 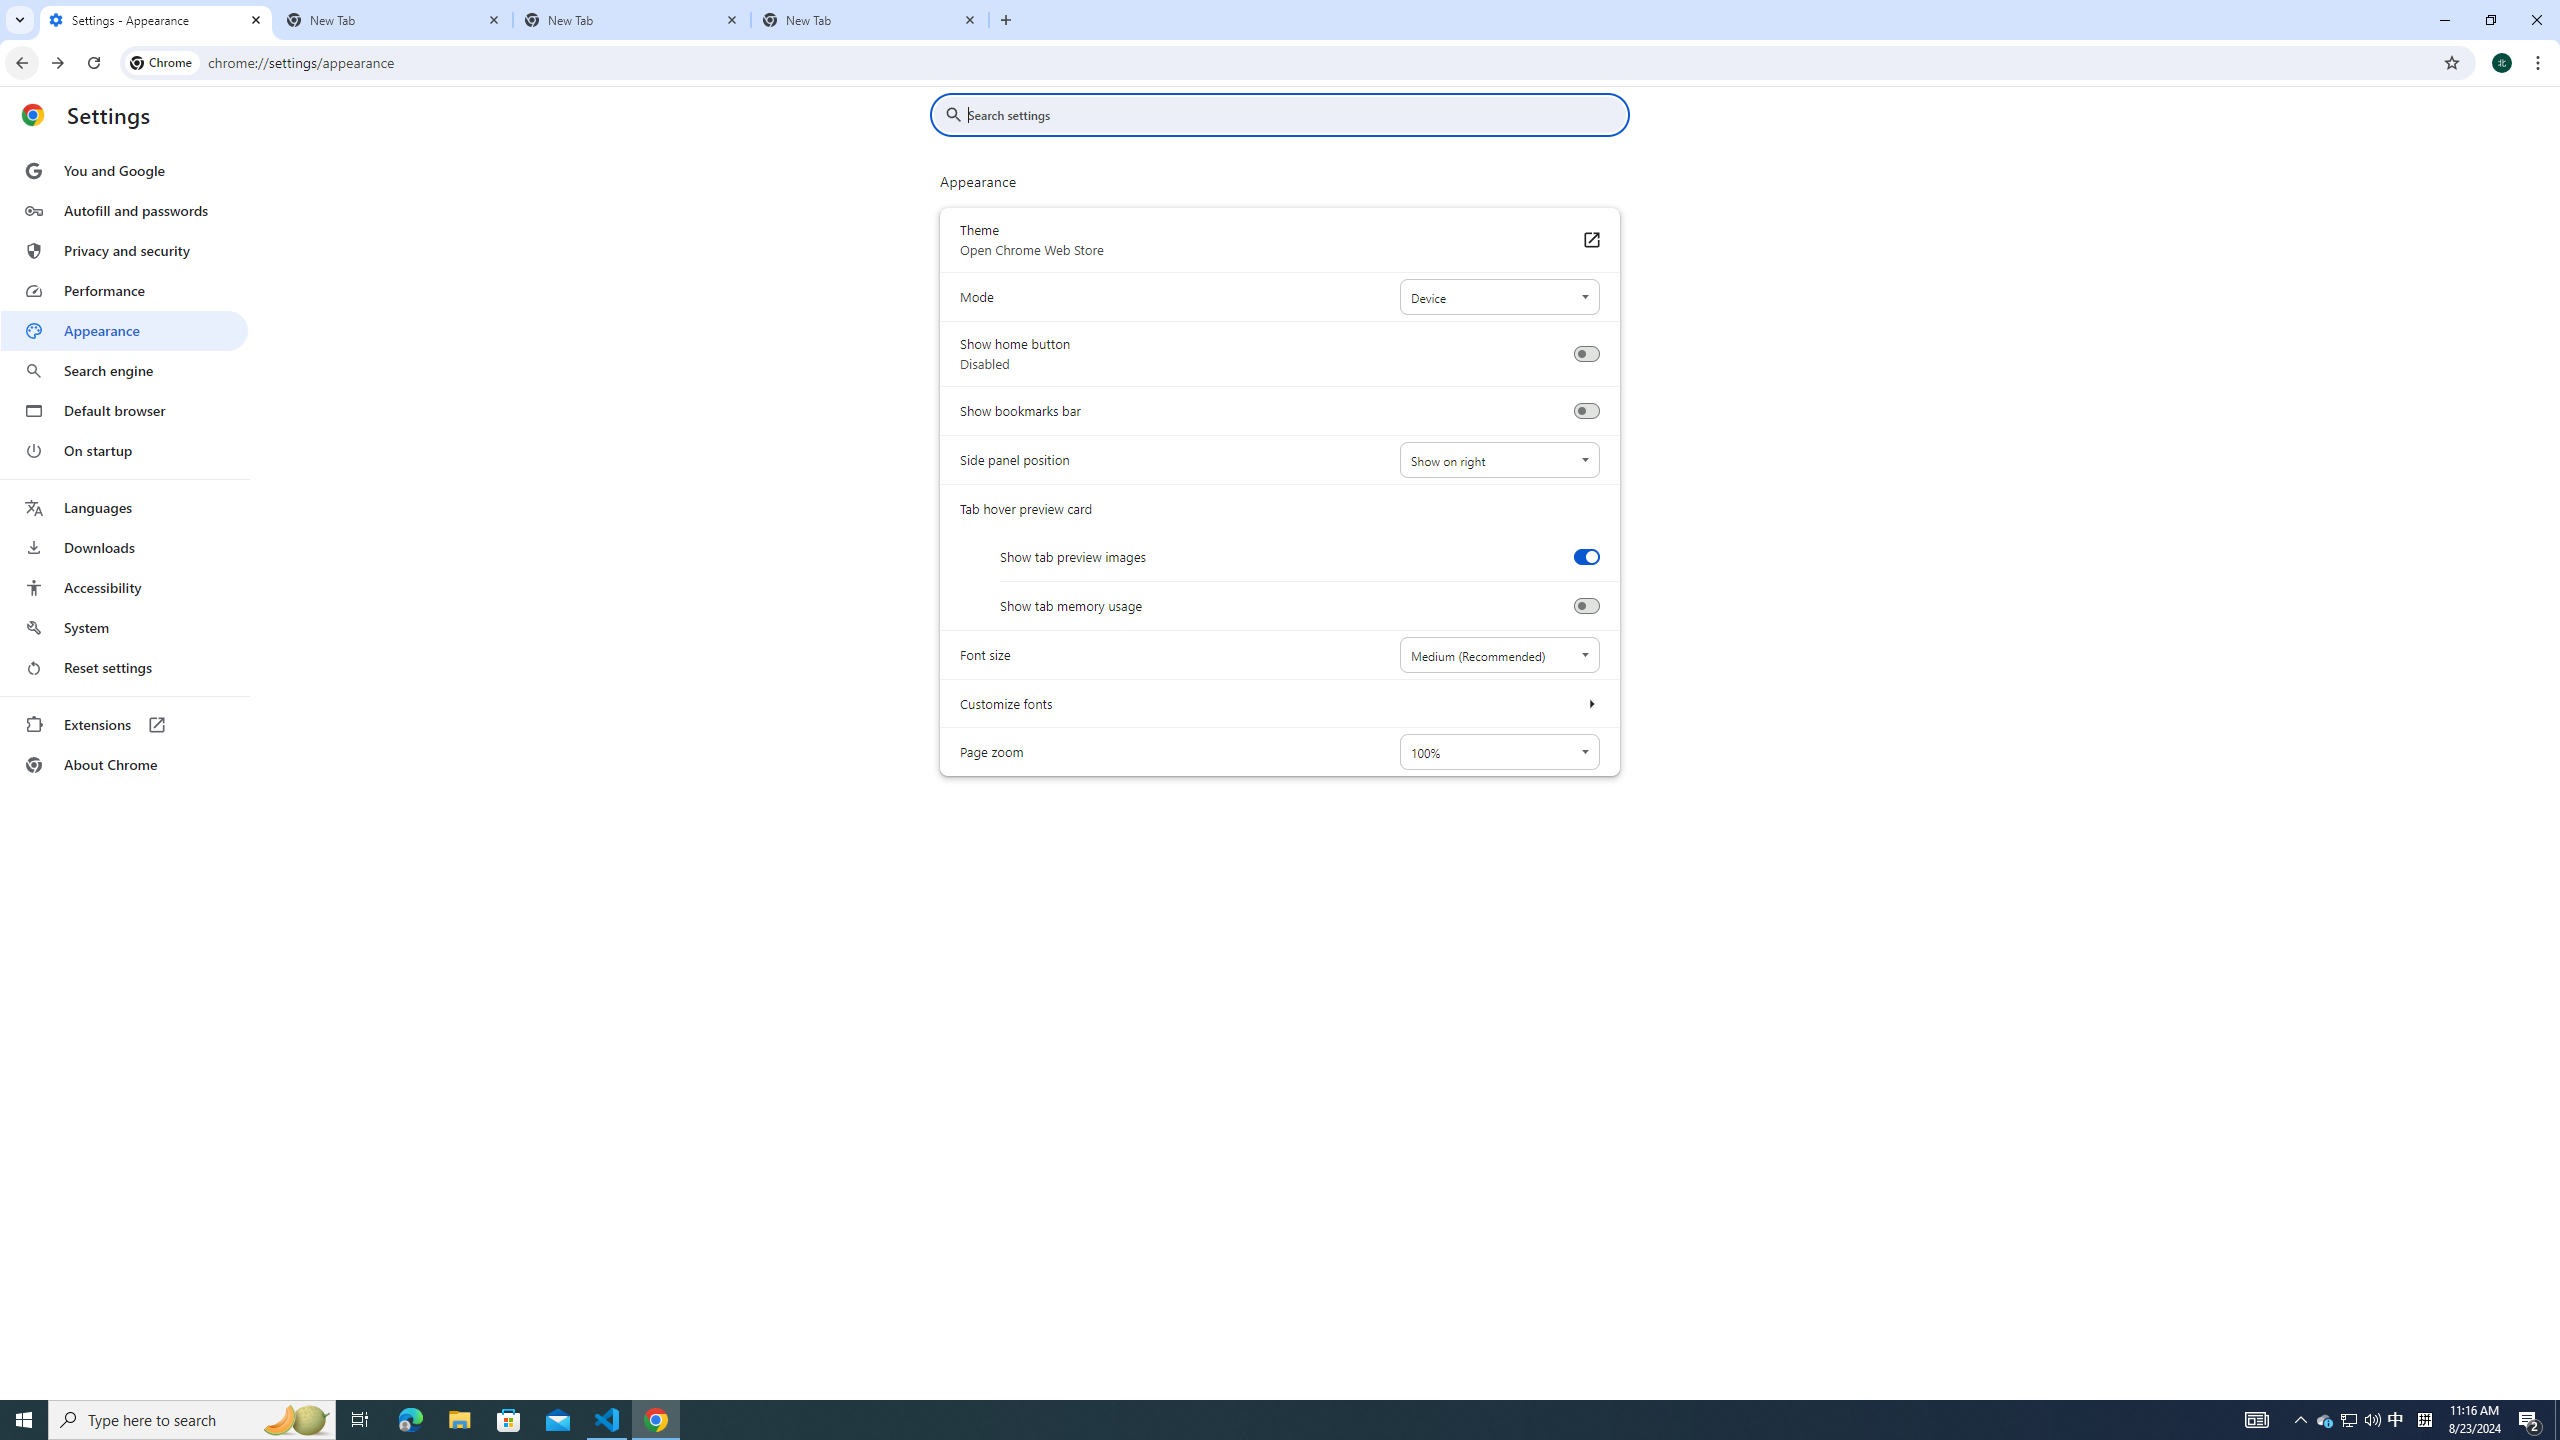 I want to click on 'Reset settings', so click(x=123, y=667).